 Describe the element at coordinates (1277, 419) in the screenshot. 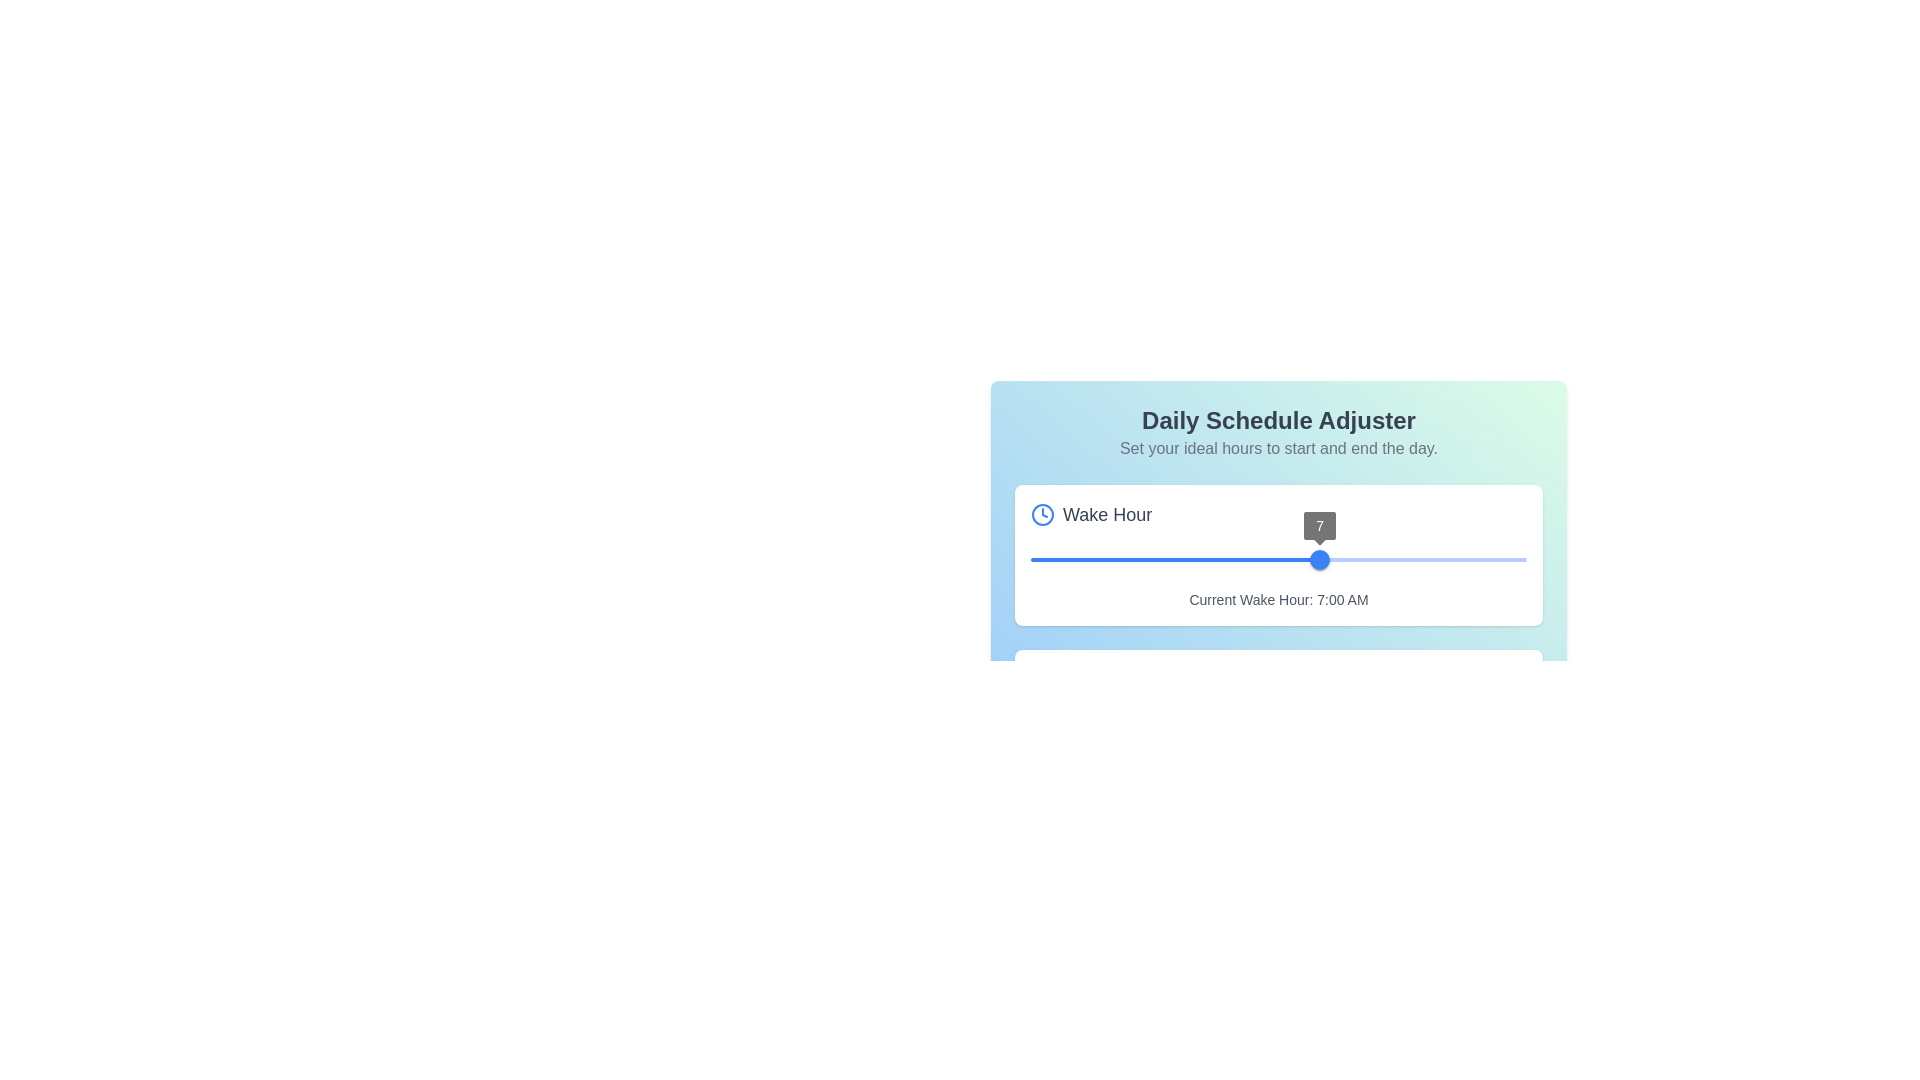

I see `the static text label 'Daily Schedule Adjuster', which is a large heading in bold and dark color, centrally aligned above the subtitle` at that location.